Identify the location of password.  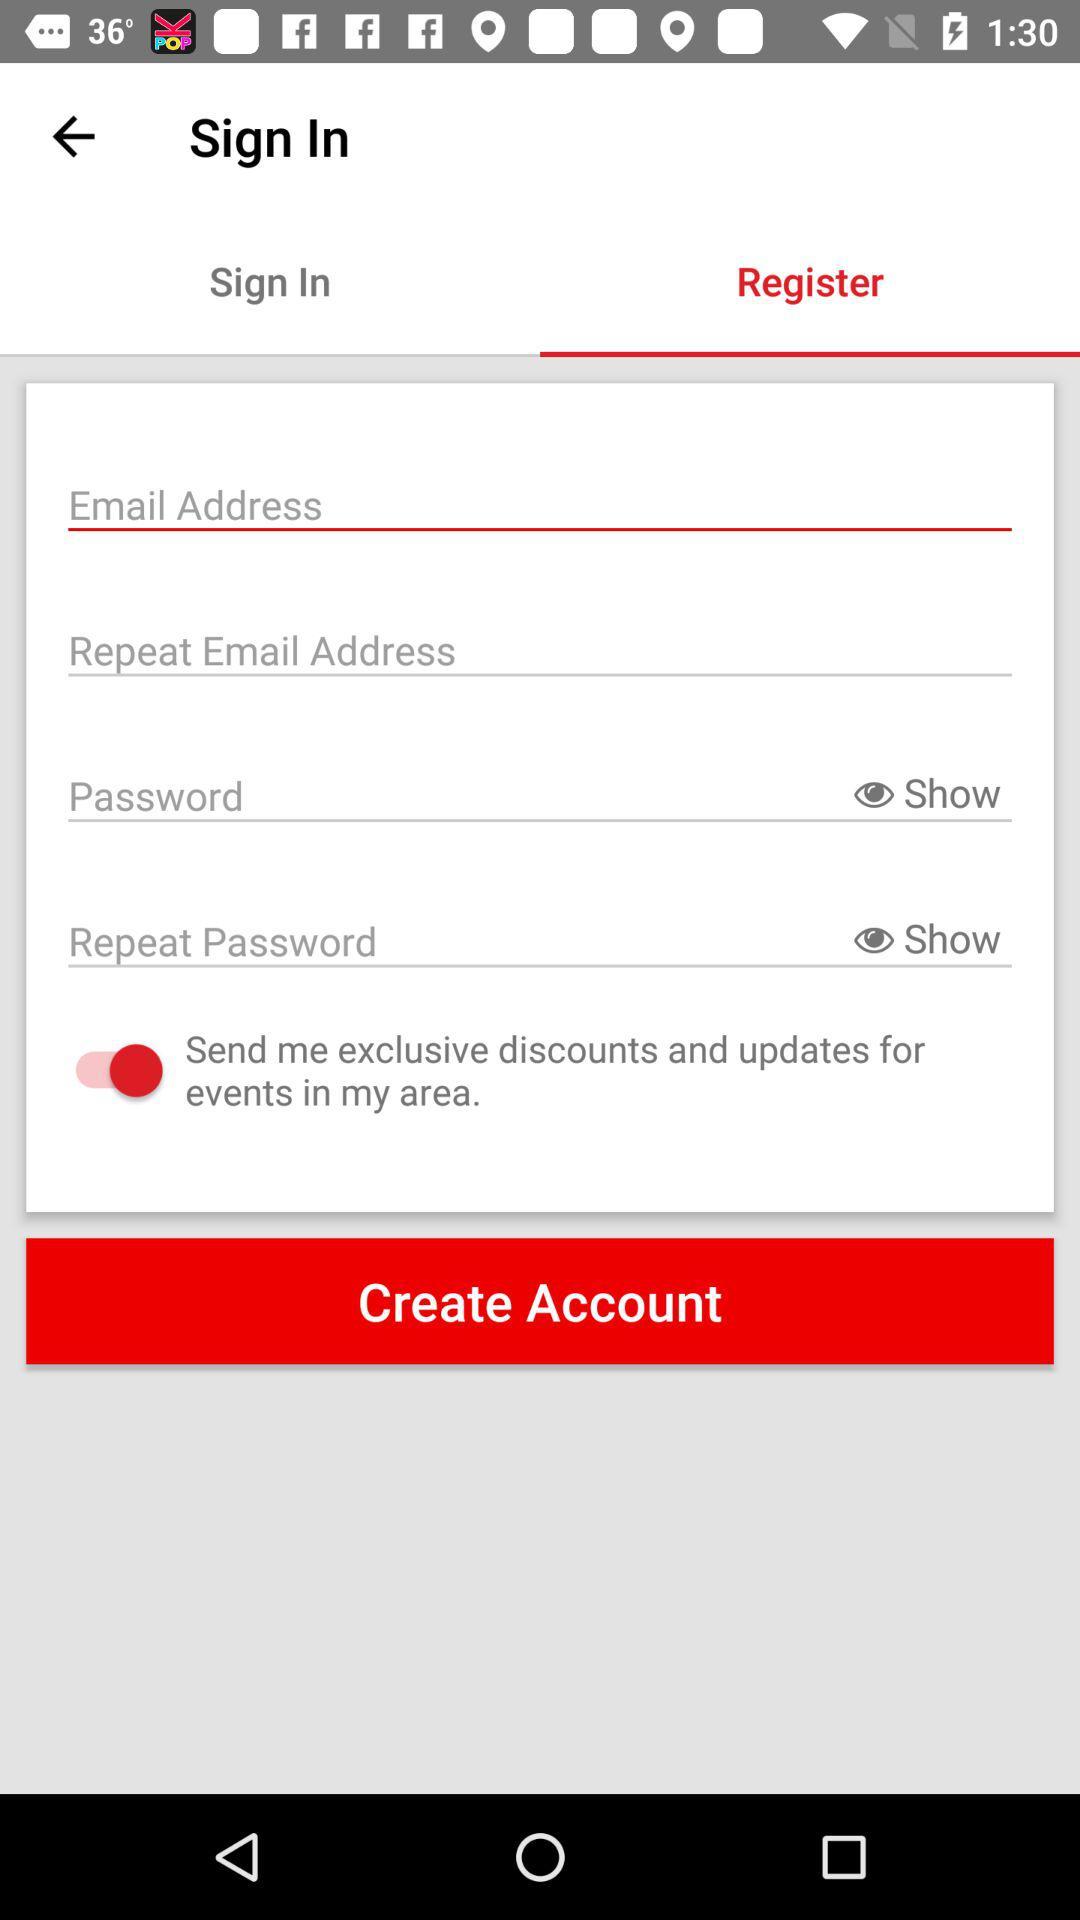
(540, 938).